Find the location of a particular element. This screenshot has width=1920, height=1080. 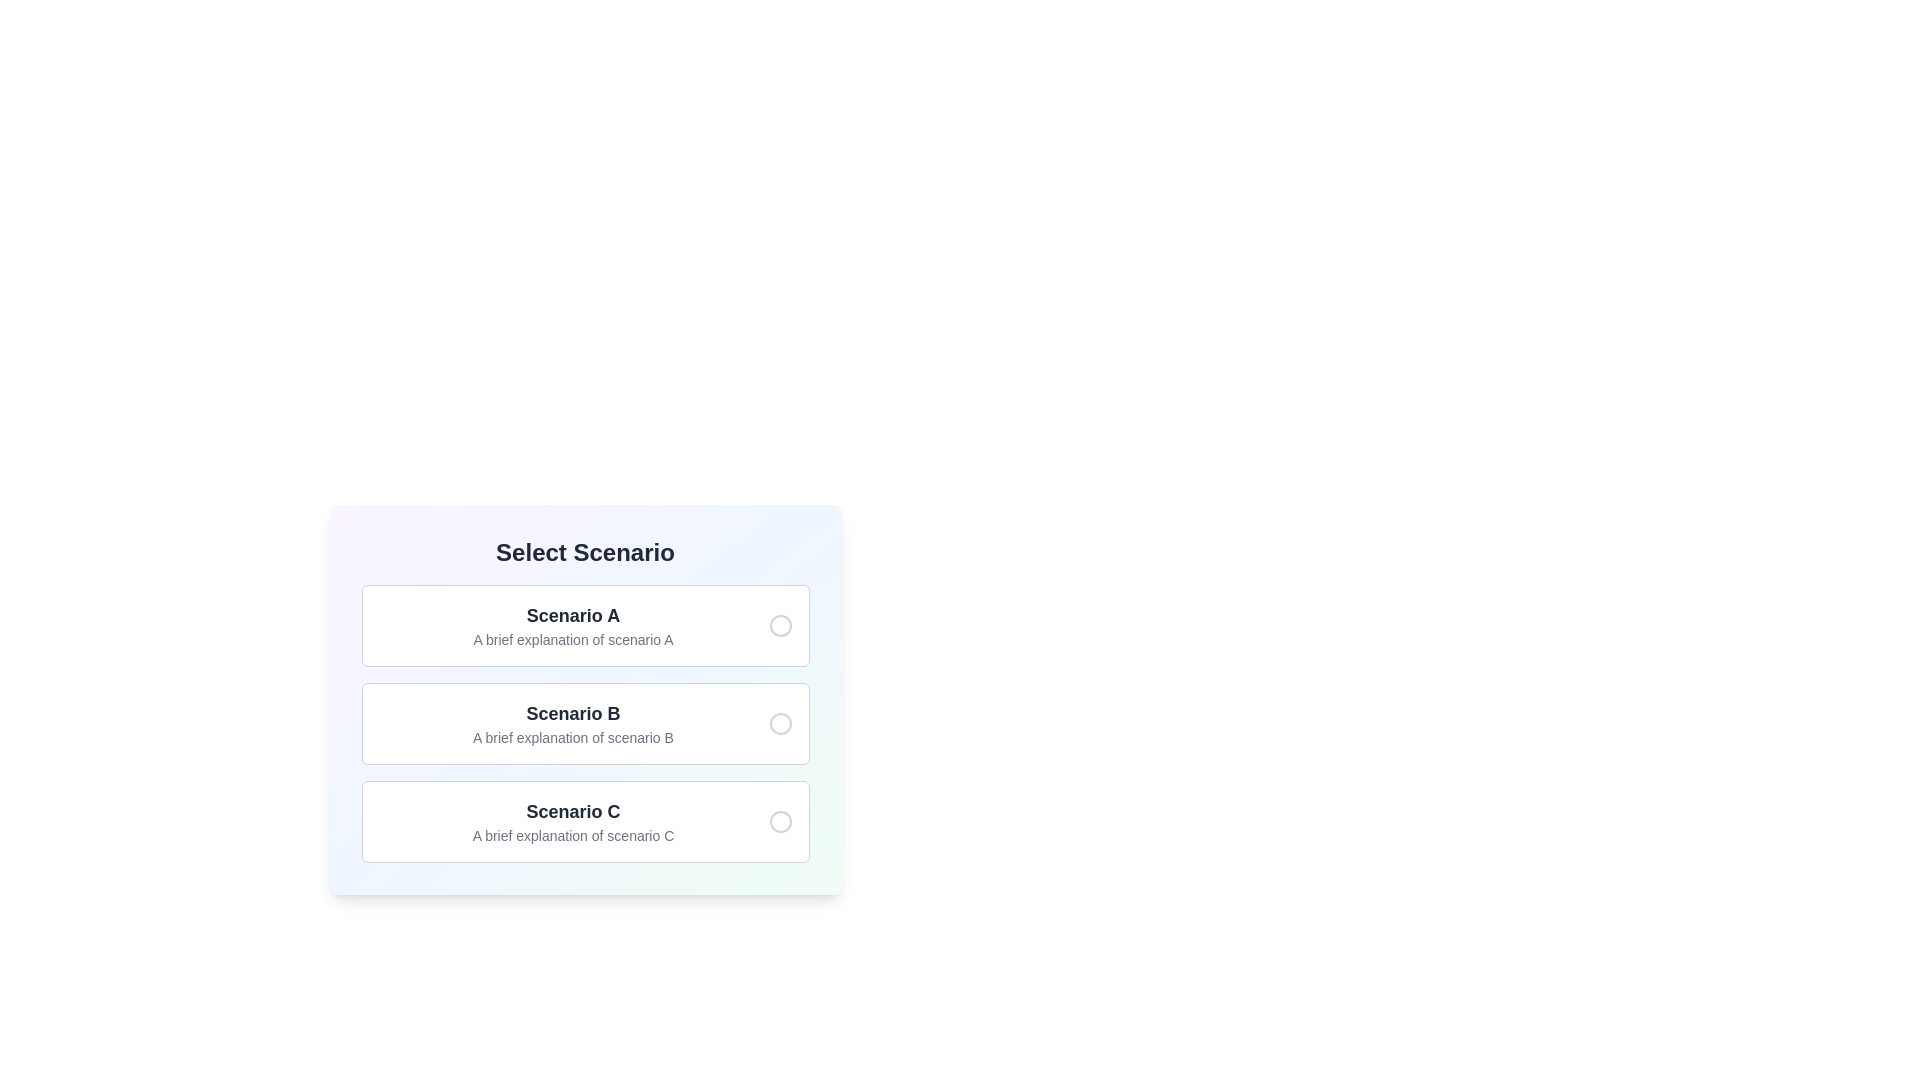

the text label reading 'Scenario A', which is styled in bold with a larger font size and dark gray color, located in the 'Select Scenario' section above a smaller text description is located at coordinates (572, 615).